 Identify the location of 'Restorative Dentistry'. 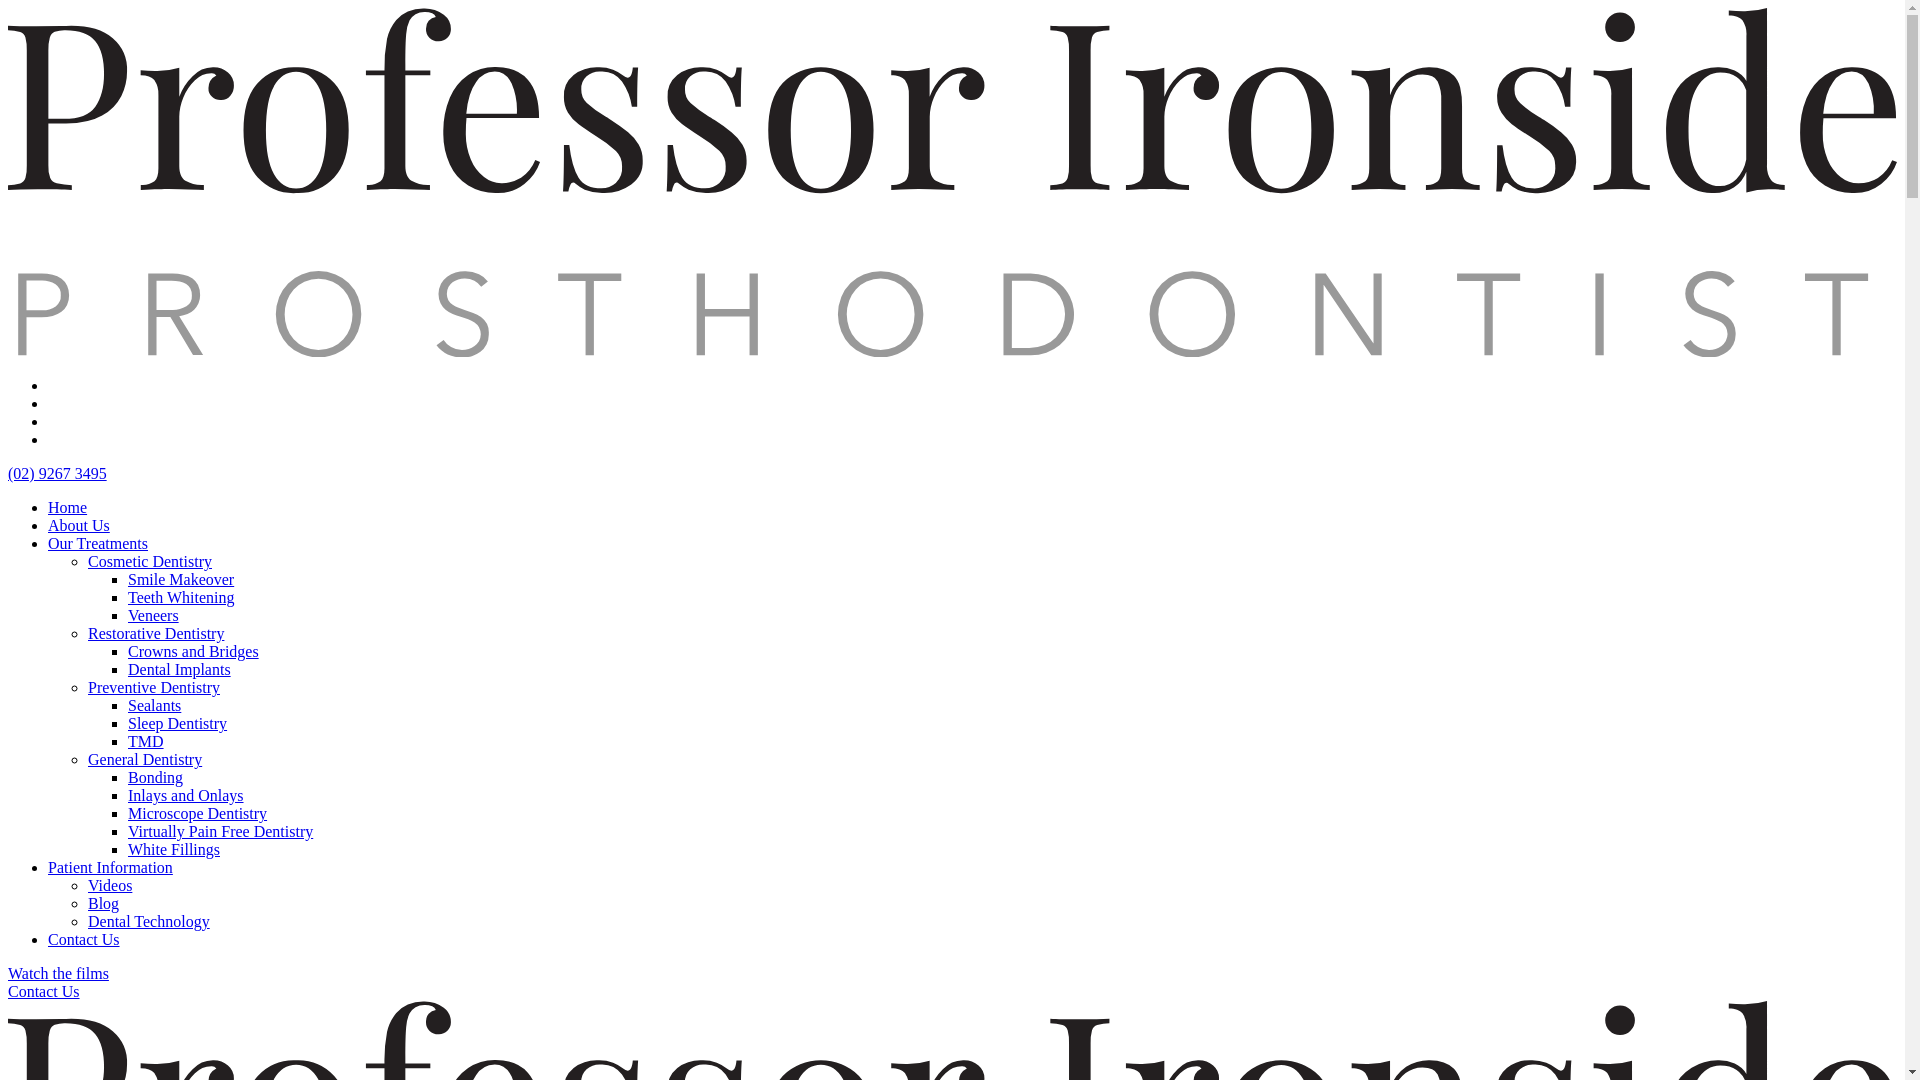
(155, 633).